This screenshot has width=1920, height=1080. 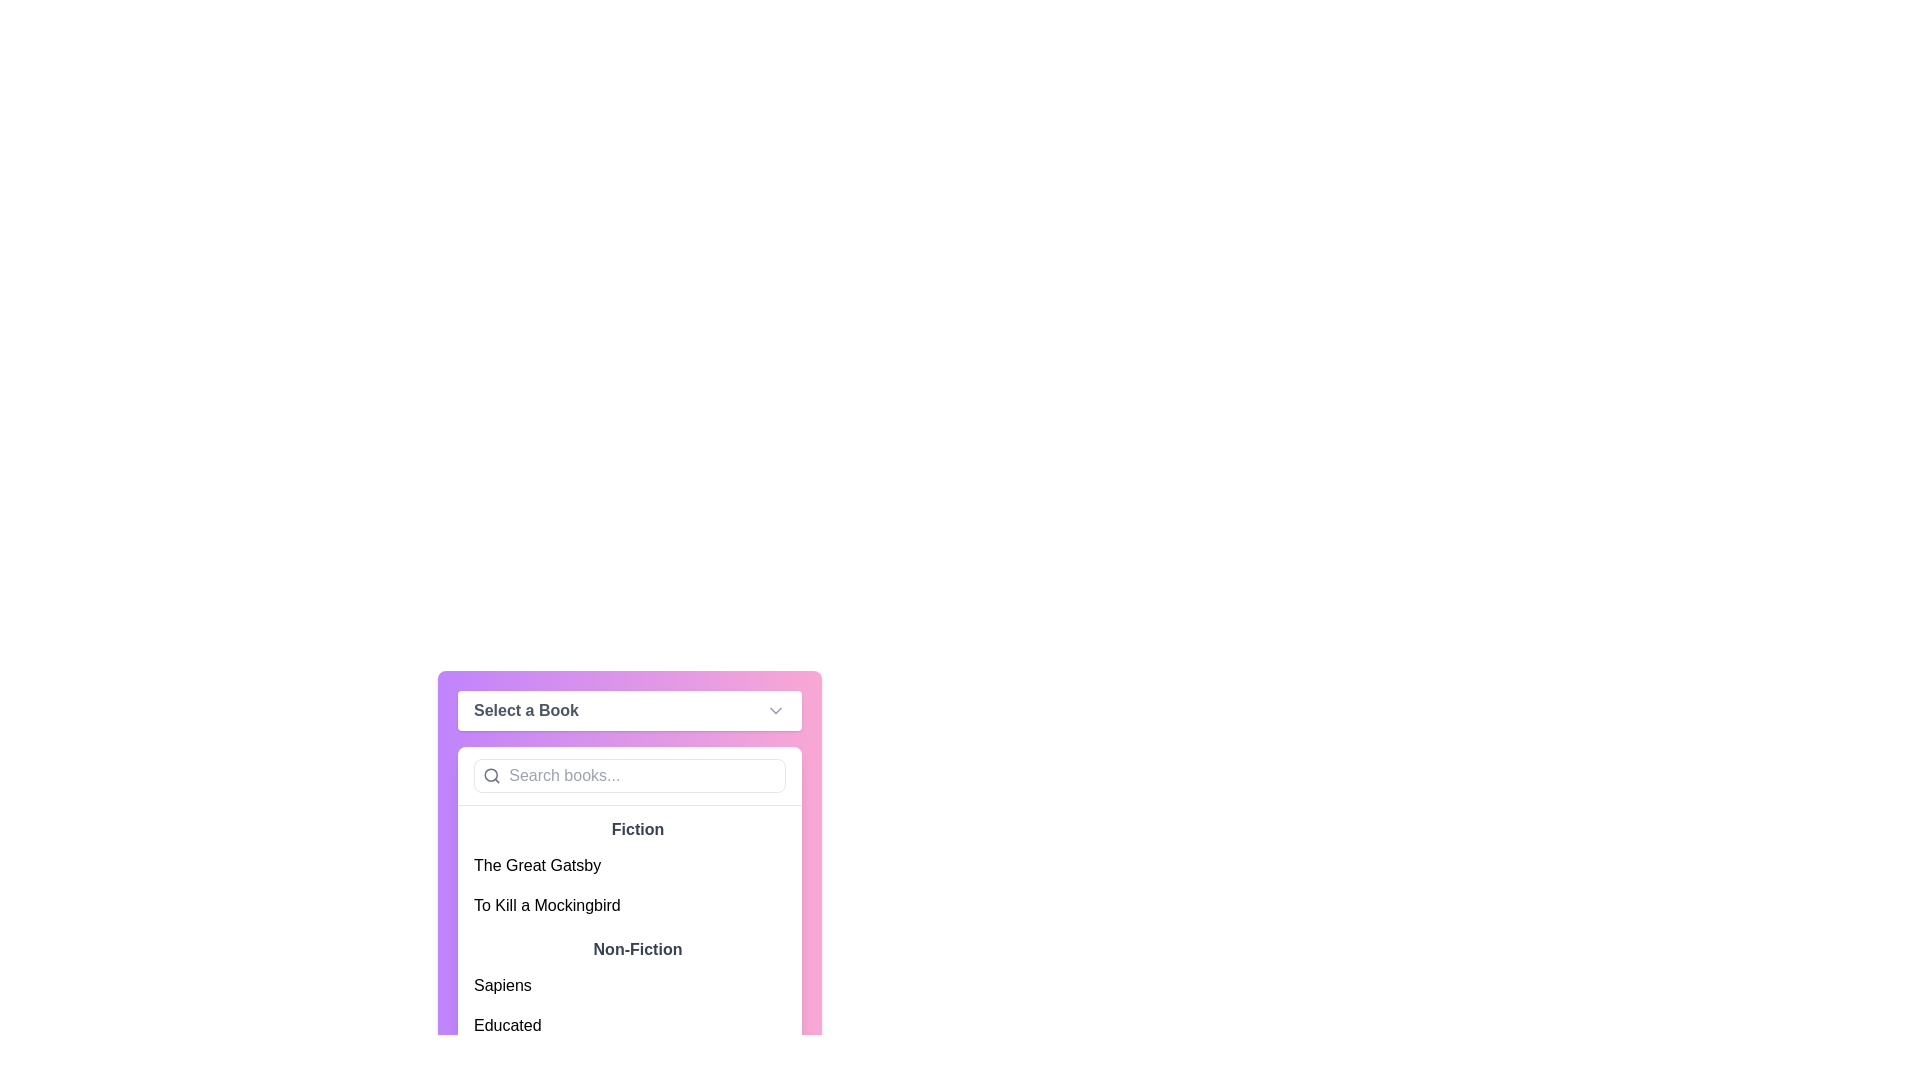 What do you see at coordinates (628, 985) in the screenshot?
I see `the first list item under the 'Non-Fiction' section` at bounding box center [628, 985].